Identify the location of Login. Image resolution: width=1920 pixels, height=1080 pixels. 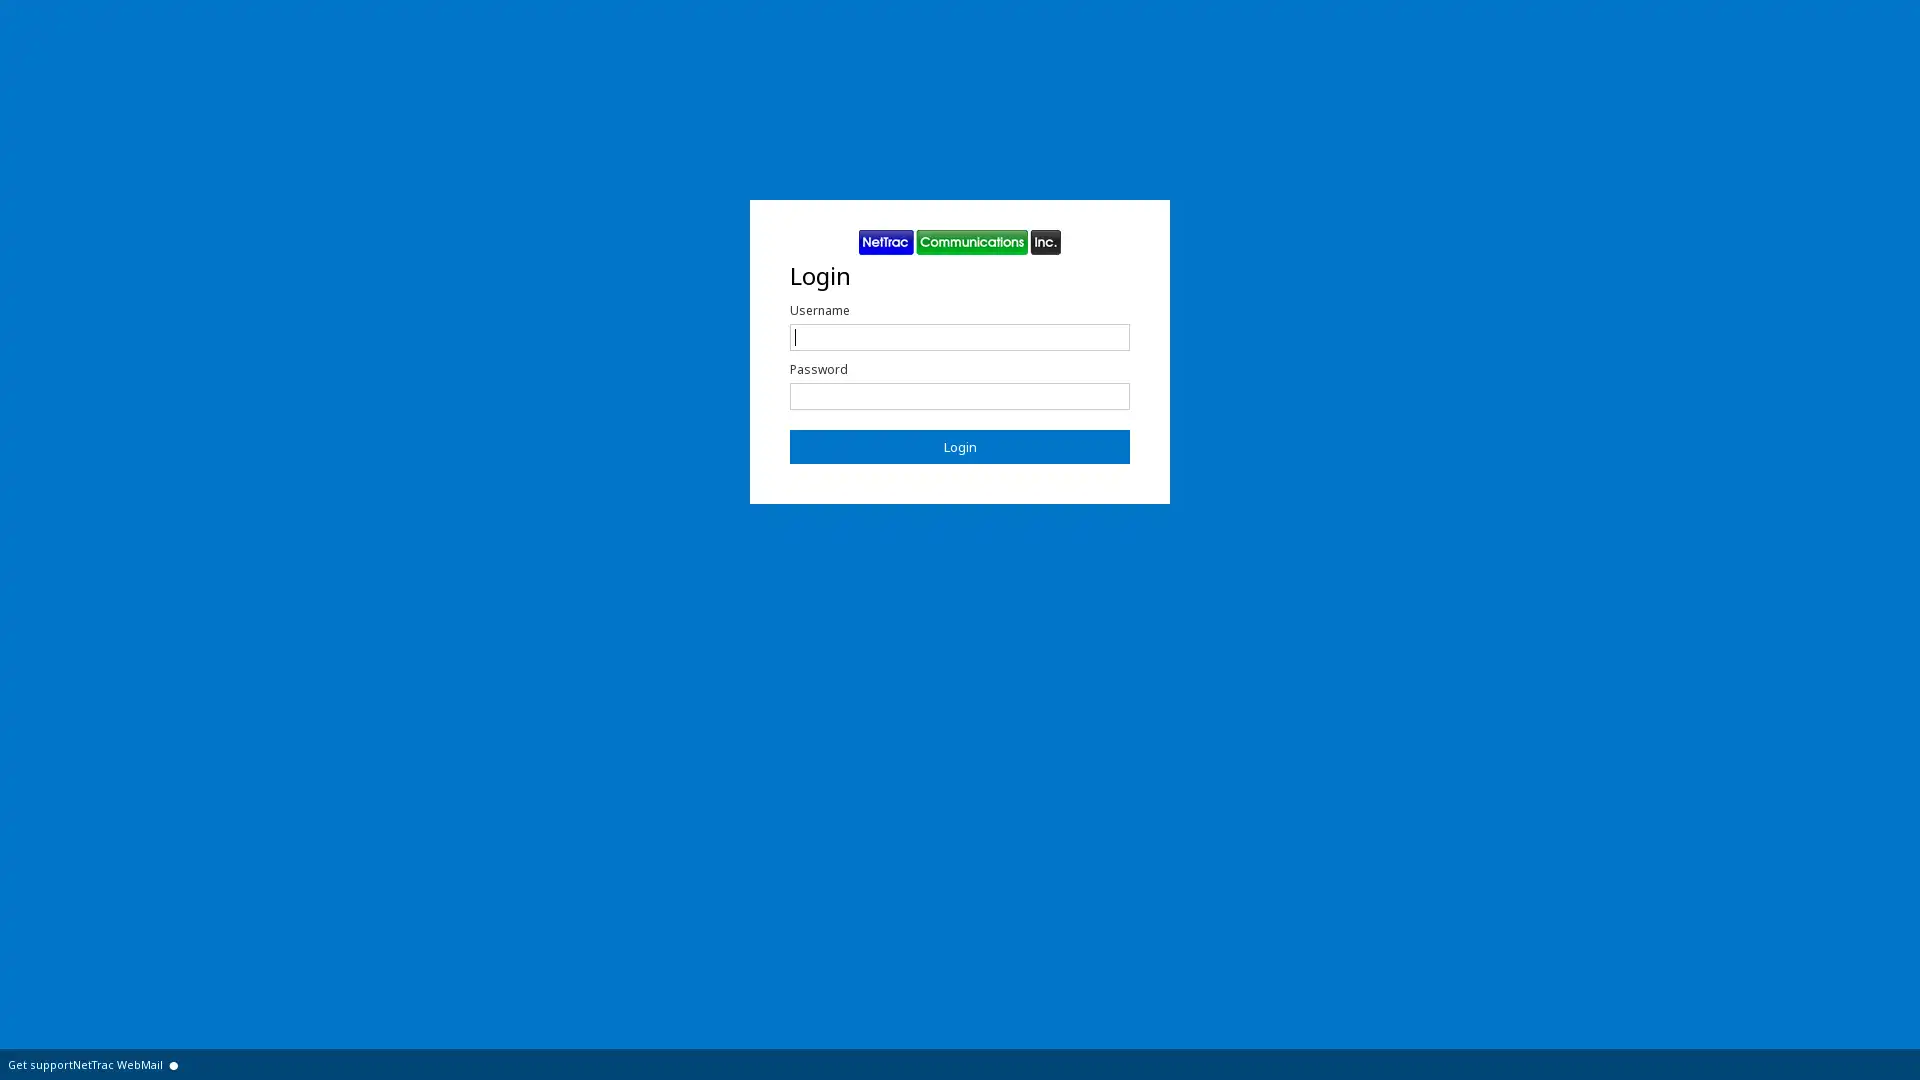
(960, 446).